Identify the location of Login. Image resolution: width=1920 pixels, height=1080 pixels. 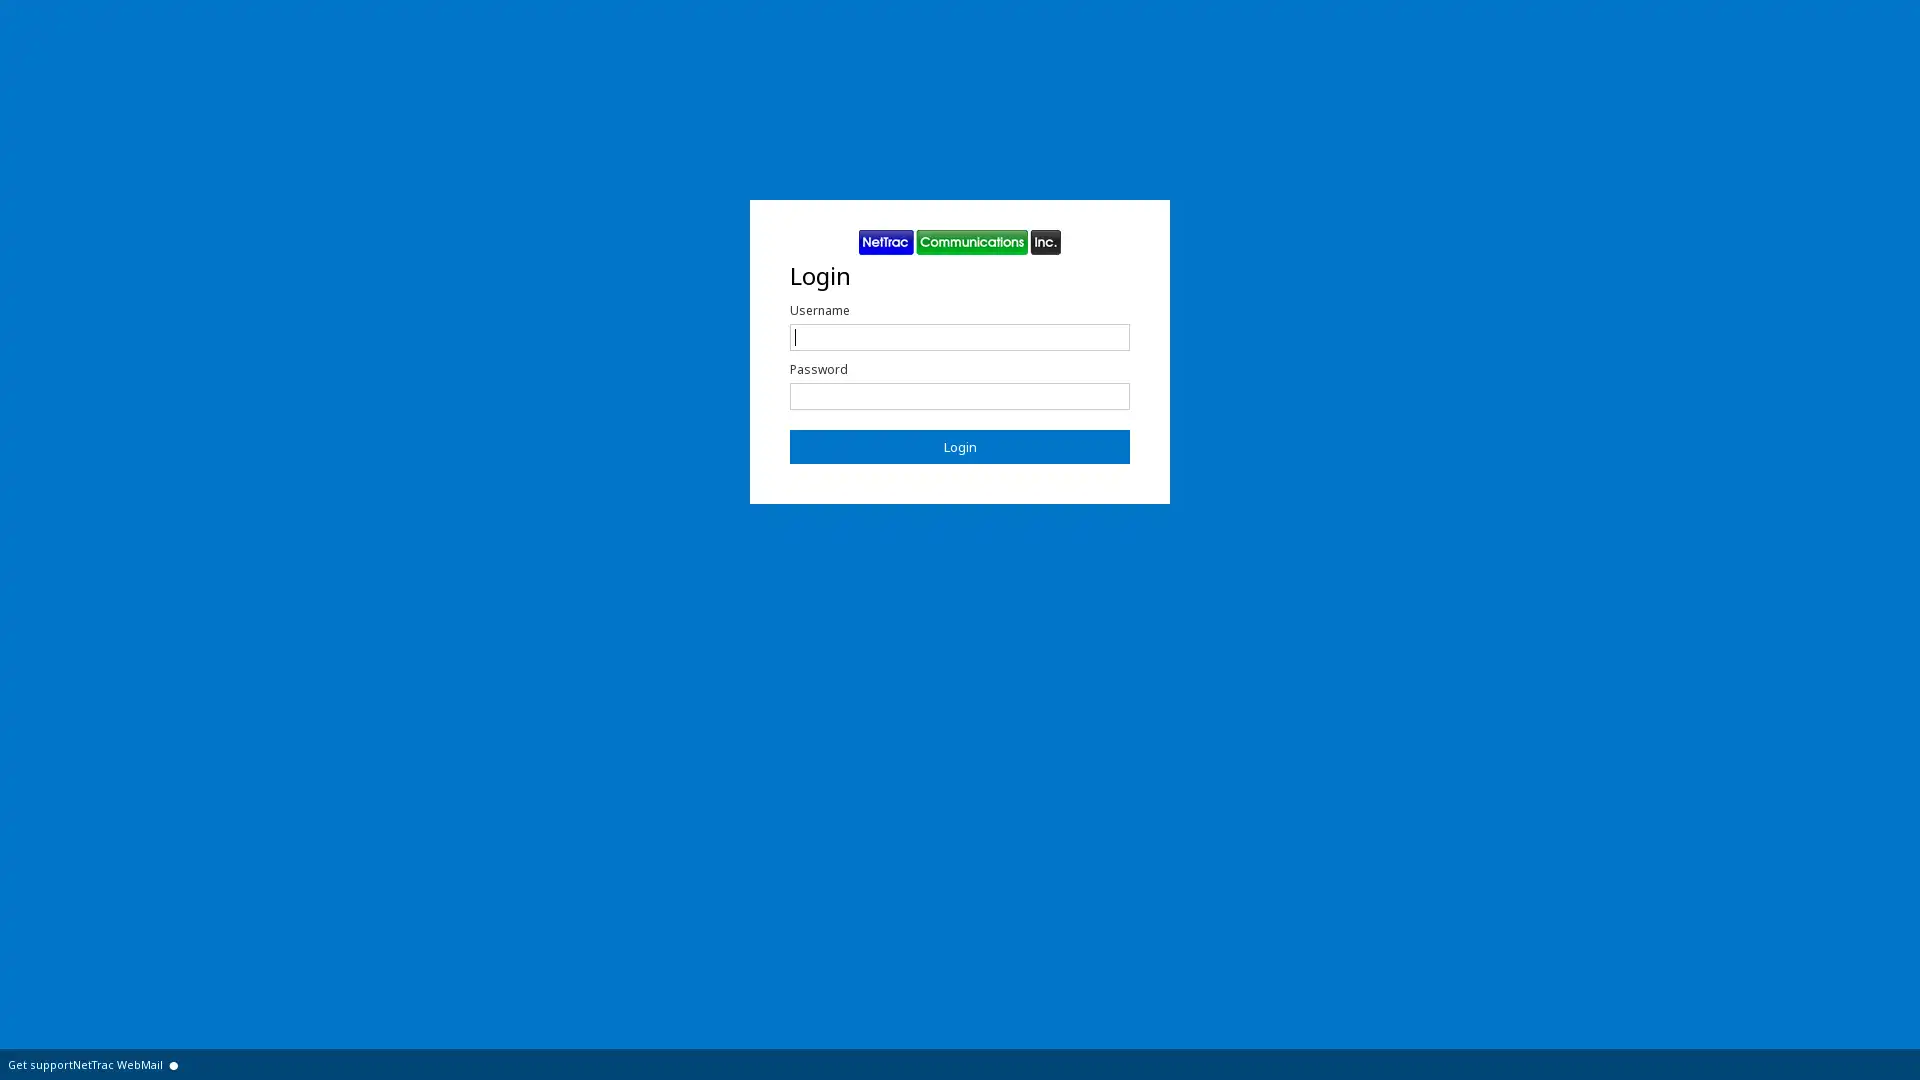
(960, 446).